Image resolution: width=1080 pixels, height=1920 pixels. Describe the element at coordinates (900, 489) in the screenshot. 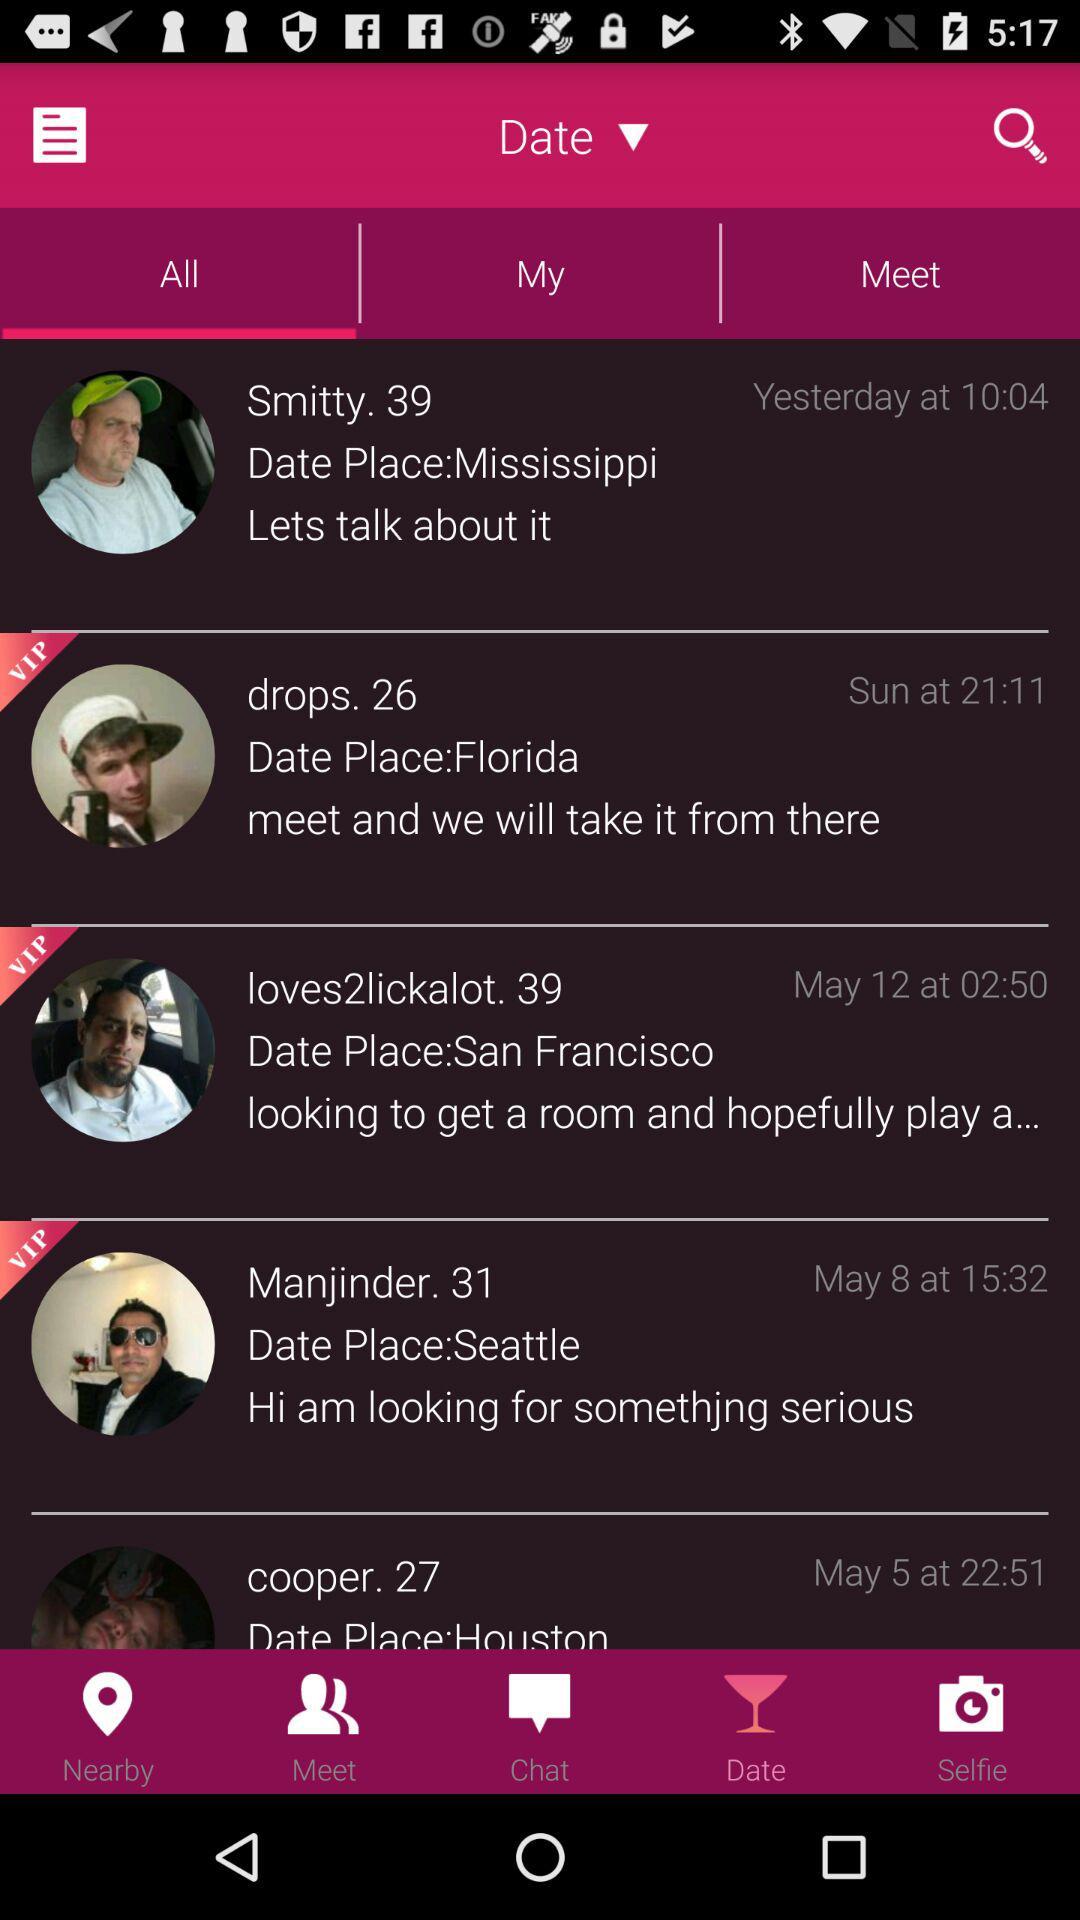

I see `yesterday at 10 item` at that location.